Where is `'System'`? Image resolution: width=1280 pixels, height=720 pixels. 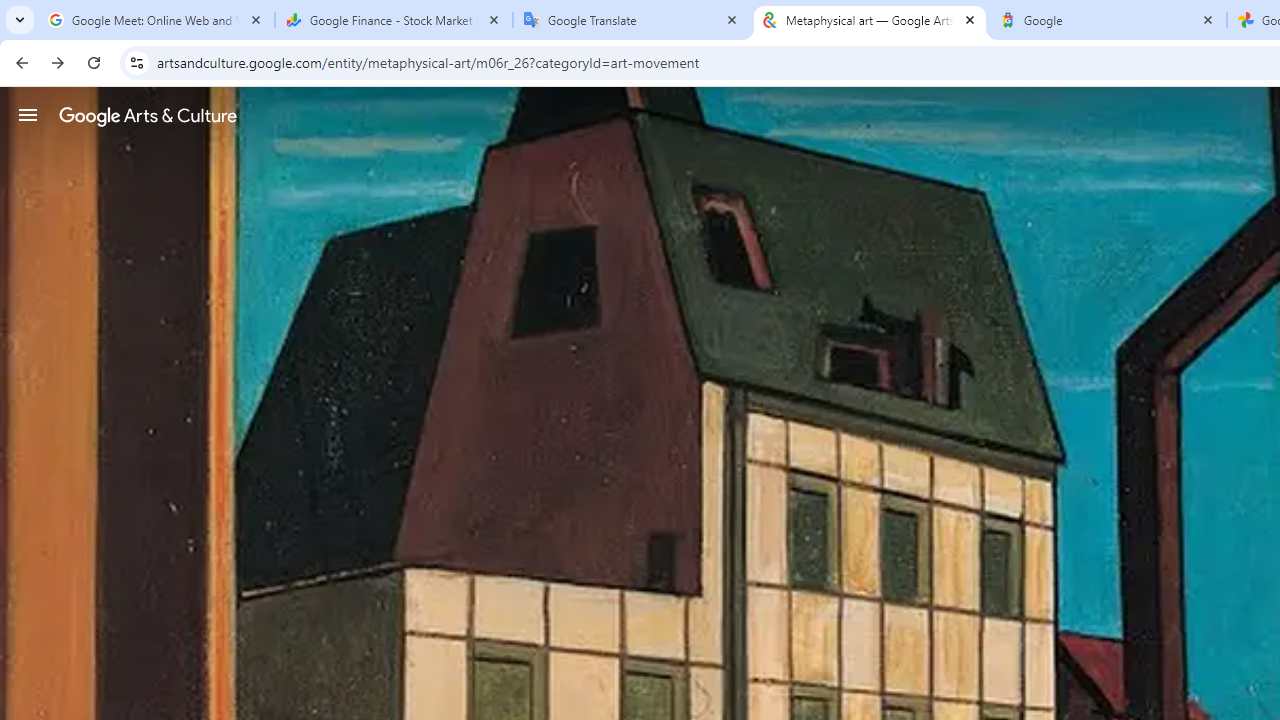 'System' is located at coordinates (10, 11).